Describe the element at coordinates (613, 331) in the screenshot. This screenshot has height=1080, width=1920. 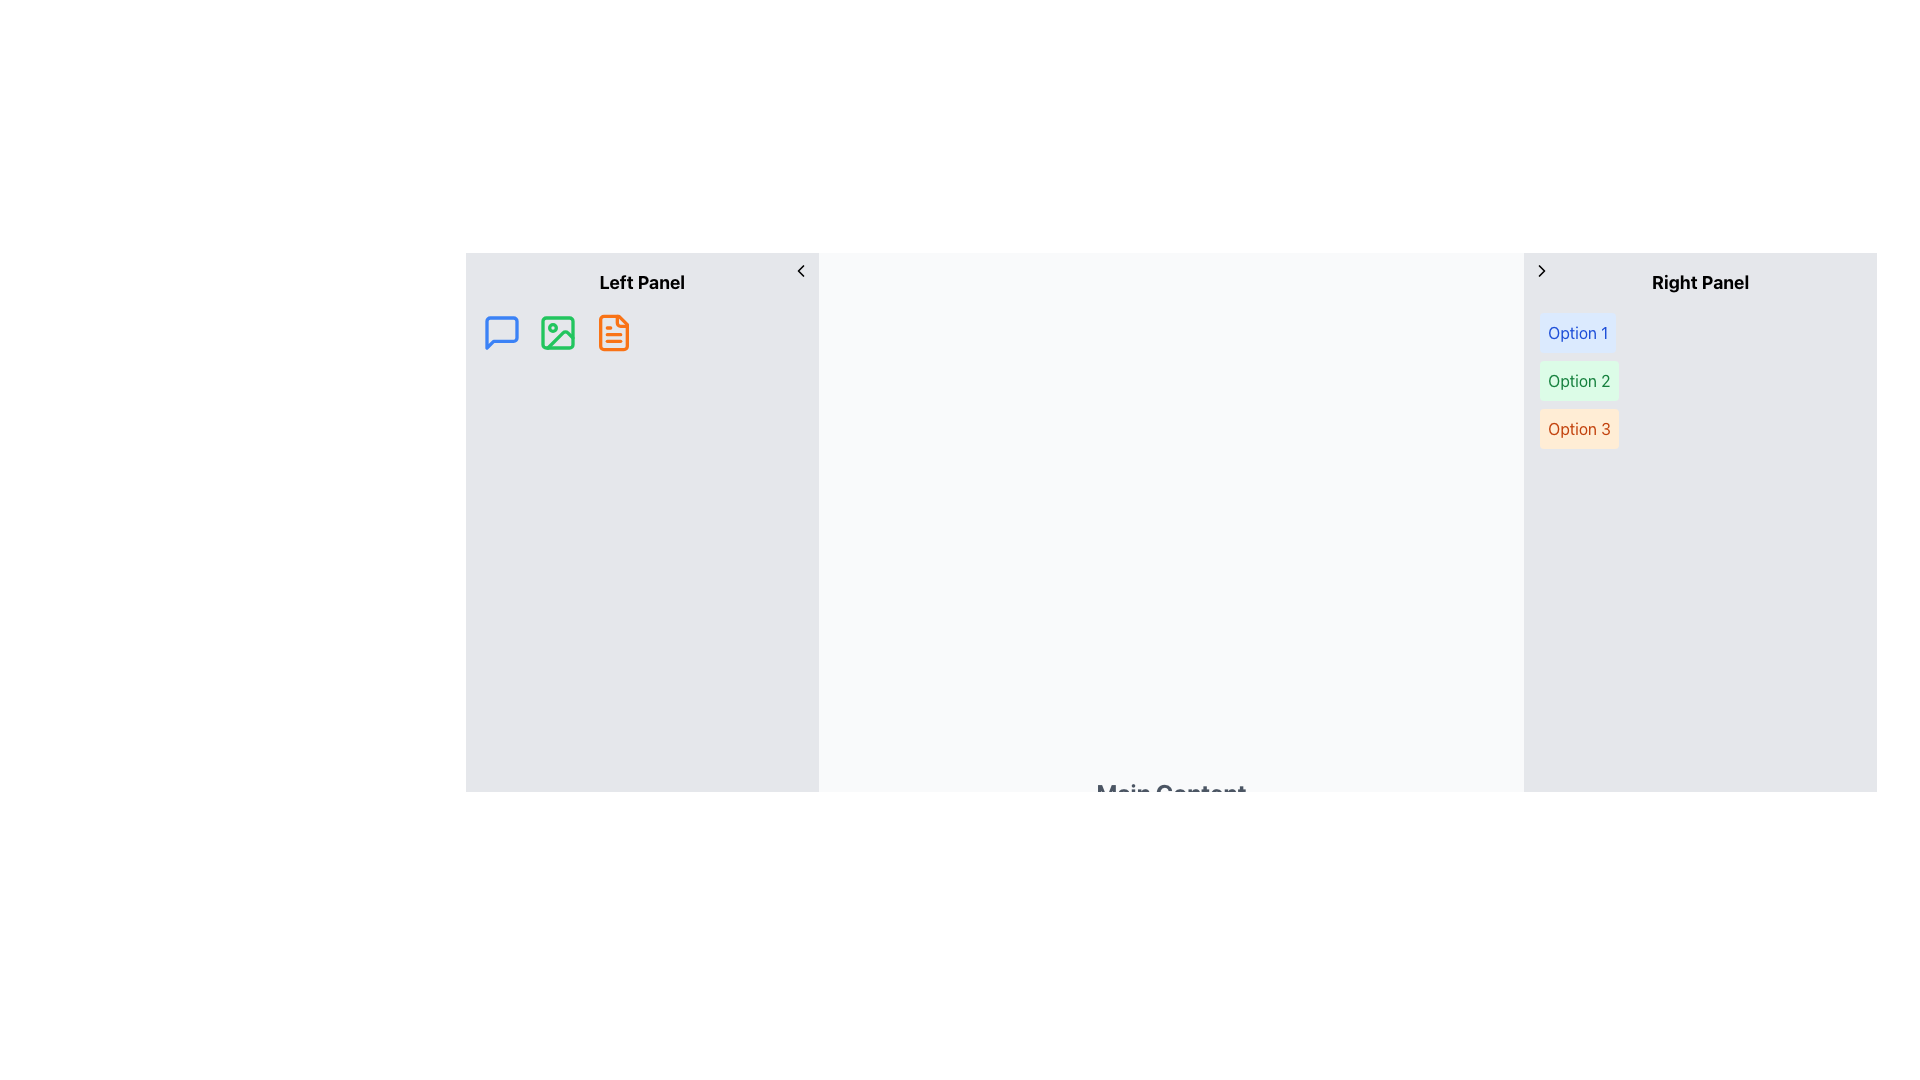
I see `the orange document icon located in the Left Panel section to initiate a file/document functionality` at that location.